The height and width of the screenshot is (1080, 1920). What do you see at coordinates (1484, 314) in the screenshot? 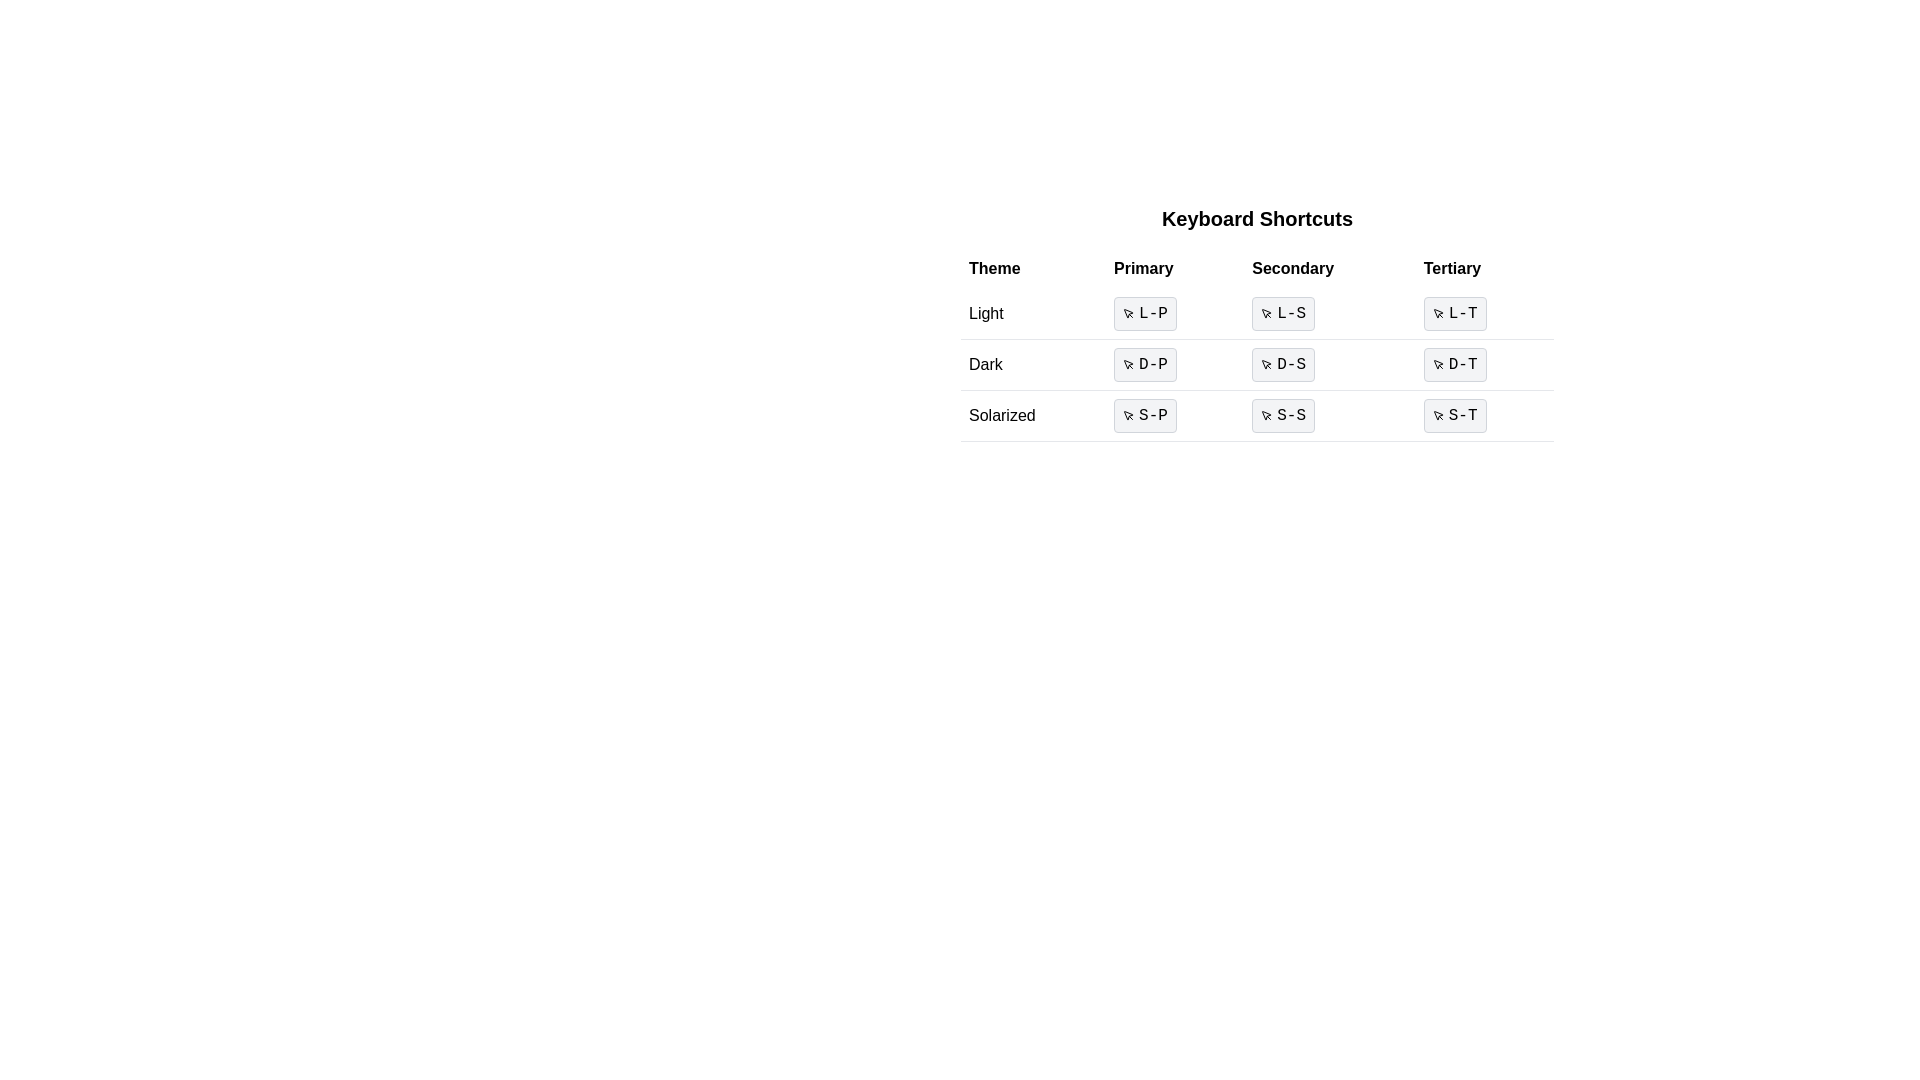
I see `the button representing the tertiary setting for the 'Light' theme, located on the far-right in its row under the column labeled 'Tertiary'` at bounding box center [1484, 314].